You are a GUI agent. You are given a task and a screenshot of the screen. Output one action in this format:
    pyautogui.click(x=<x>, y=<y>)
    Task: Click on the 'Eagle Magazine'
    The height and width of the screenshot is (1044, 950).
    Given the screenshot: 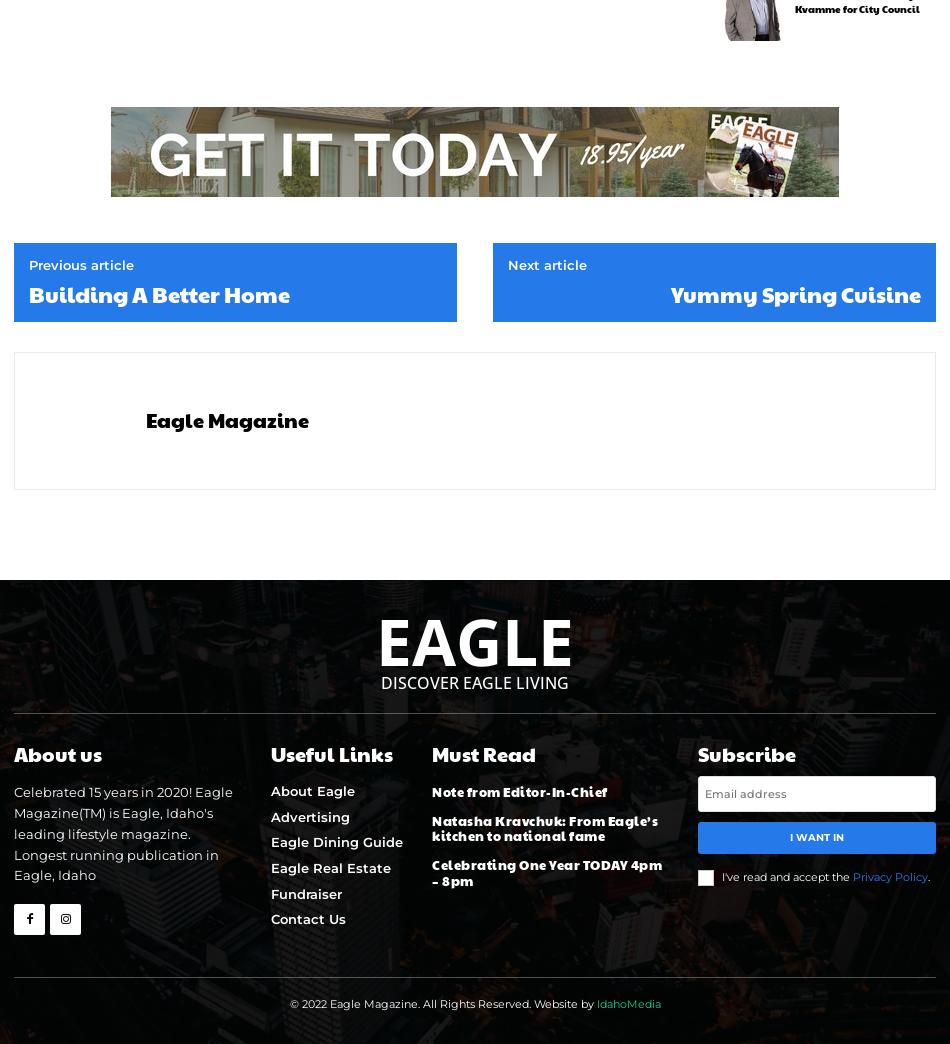 What is the action you would take?
    pyautogui.click(x=227, y=419)
    